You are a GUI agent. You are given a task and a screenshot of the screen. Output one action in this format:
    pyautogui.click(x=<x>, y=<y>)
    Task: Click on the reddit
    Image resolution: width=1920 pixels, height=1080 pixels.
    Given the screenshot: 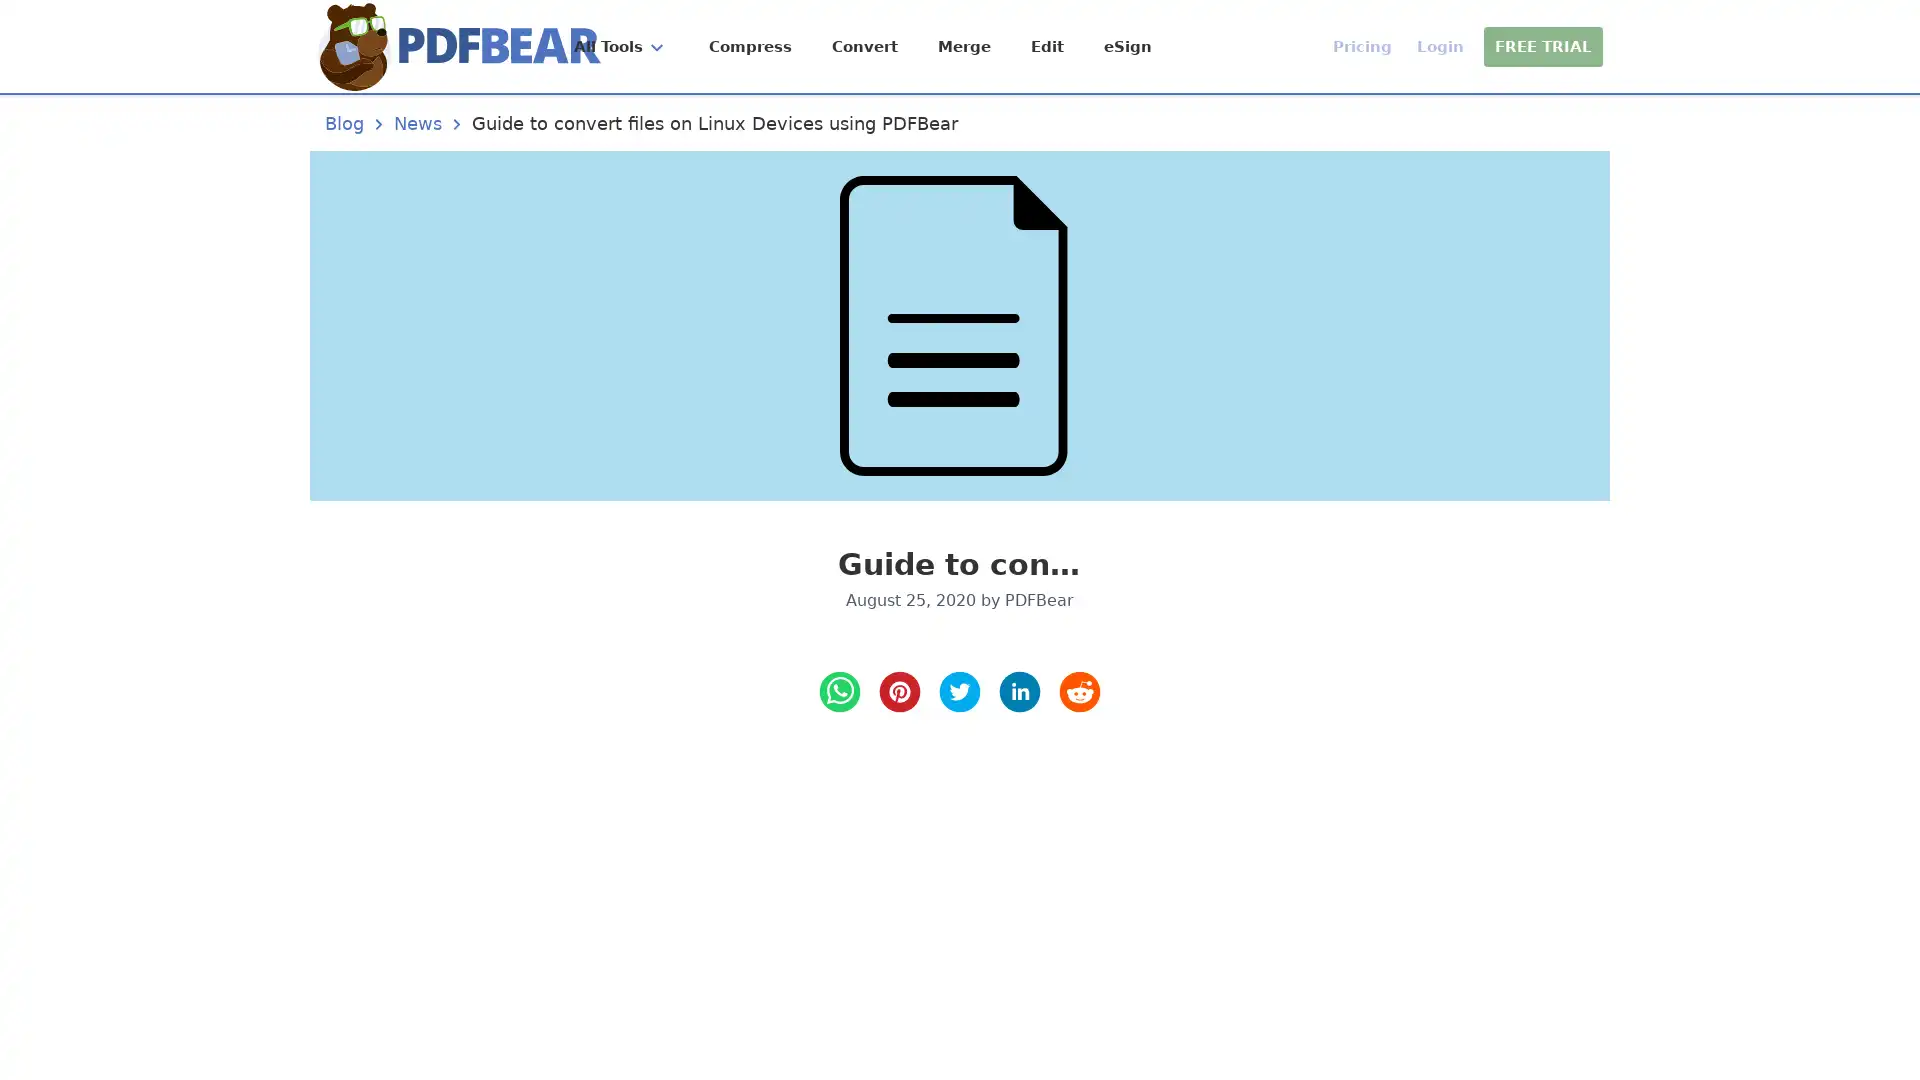 What is the action you would take?
    pyautogui.click(x=1079, y=690)
    